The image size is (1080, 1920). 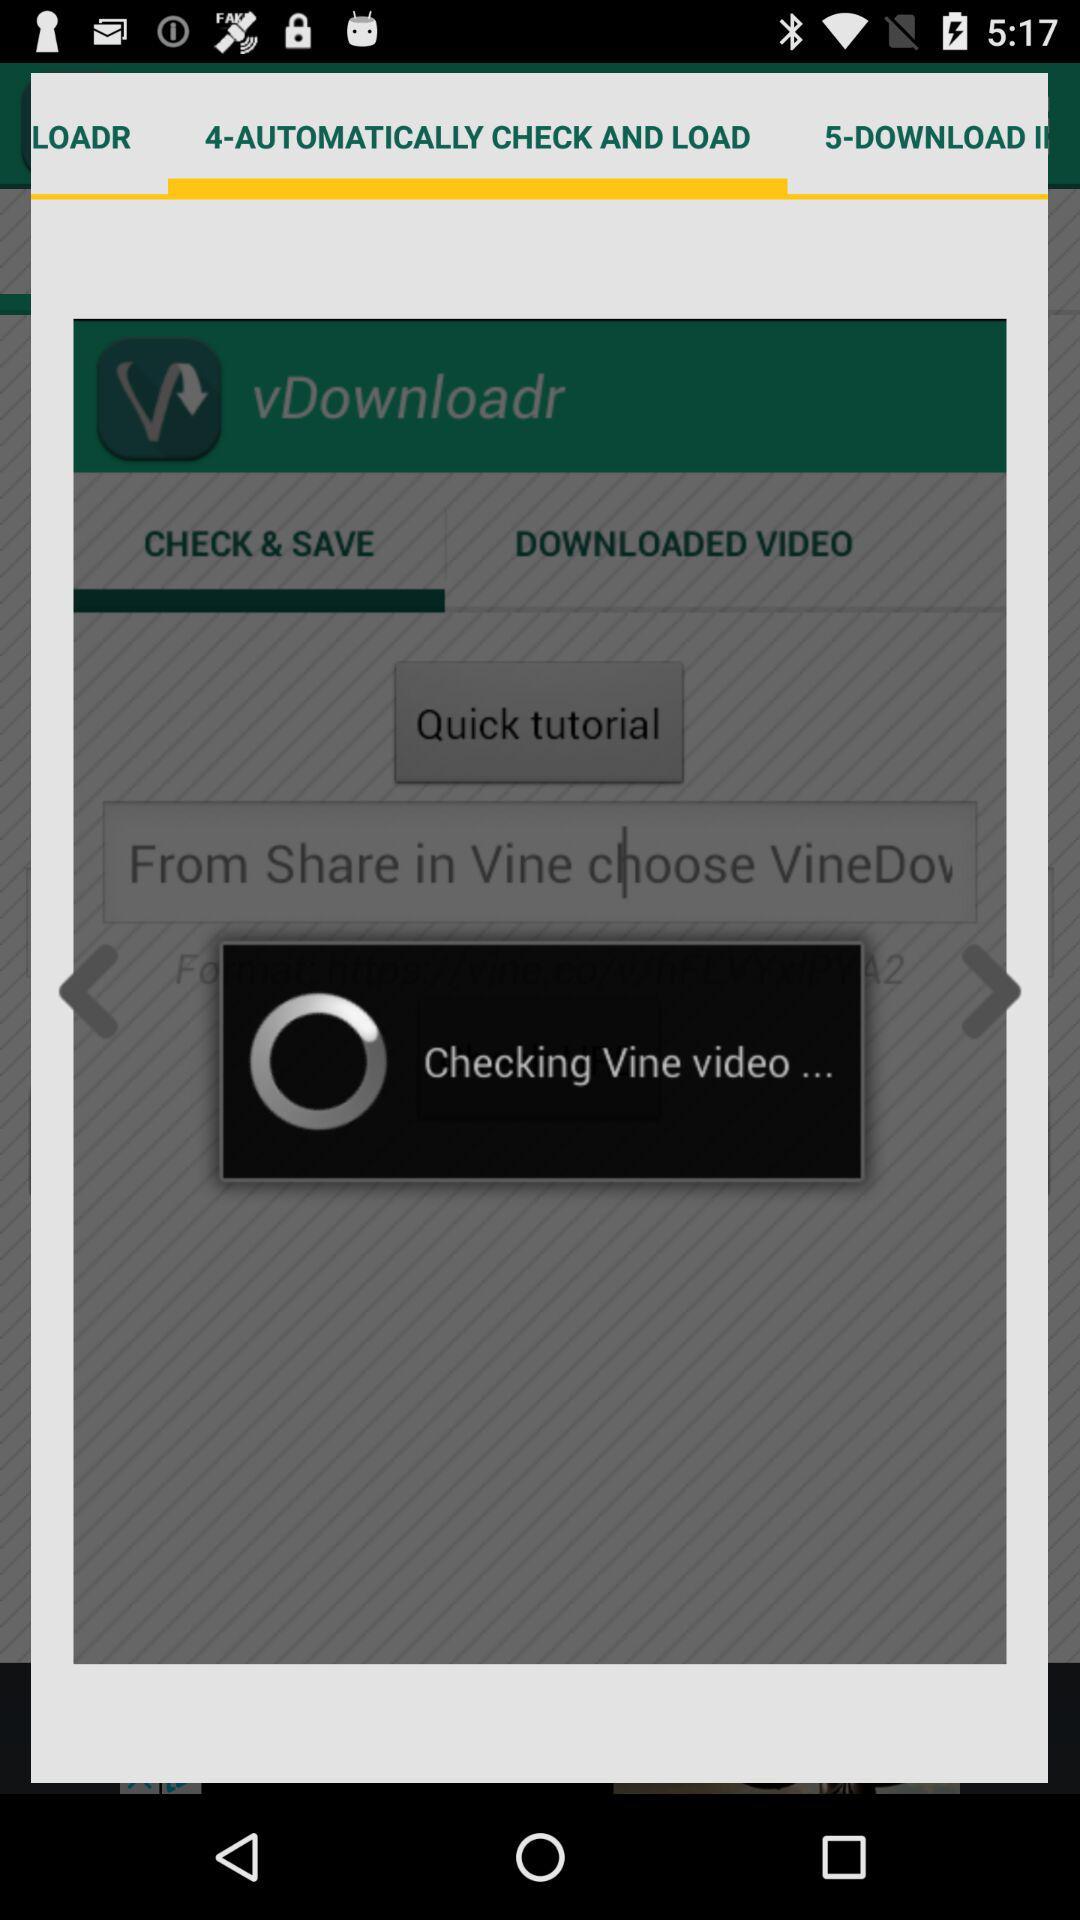 I want to click on the 5 download in, so click(x=918, y=135).